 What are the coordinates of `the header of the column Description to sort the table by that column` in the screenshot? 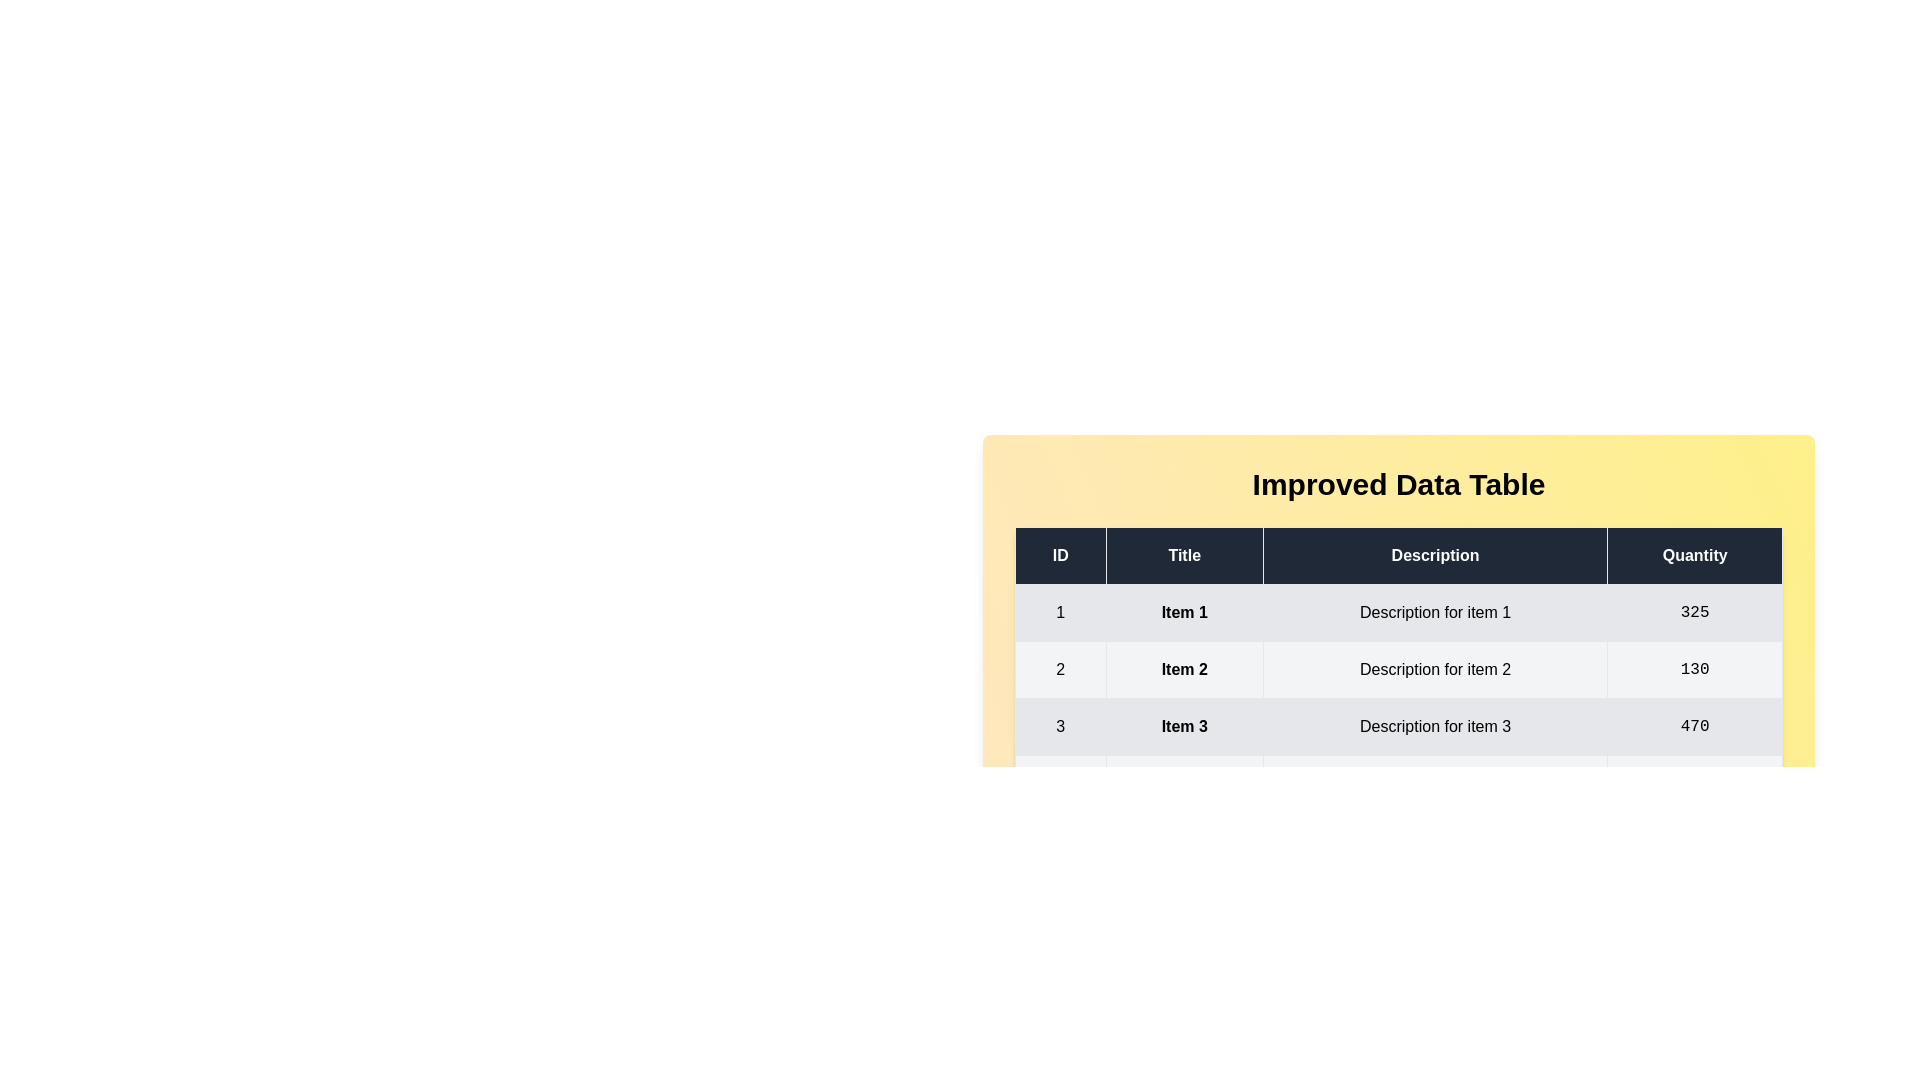 It's located at (1434, 555).